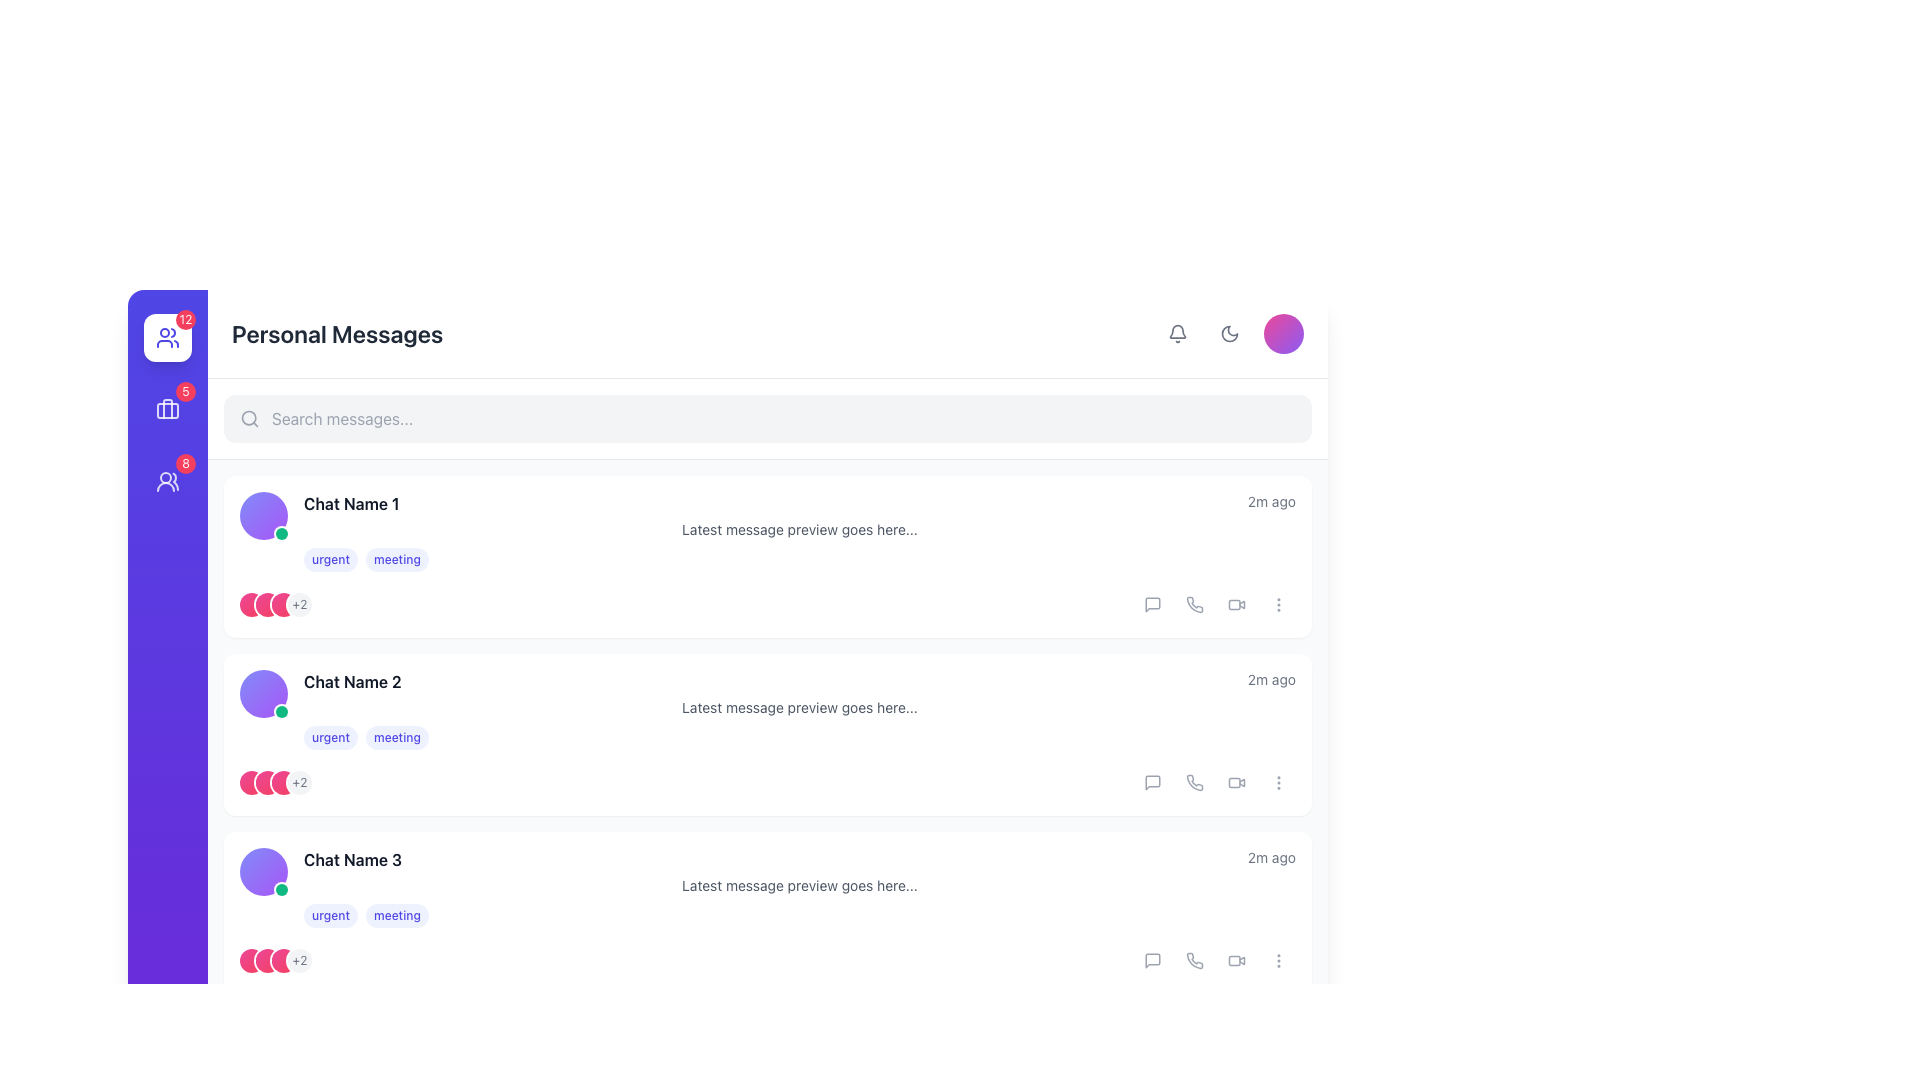  Describe the element at coordinates (1152, 782) in the screenshot. I see `the compact and stylized messaging bubble icon located in the third chat entry from the top, positioned among icons to the far right, between the video call and more options icons` at that location.